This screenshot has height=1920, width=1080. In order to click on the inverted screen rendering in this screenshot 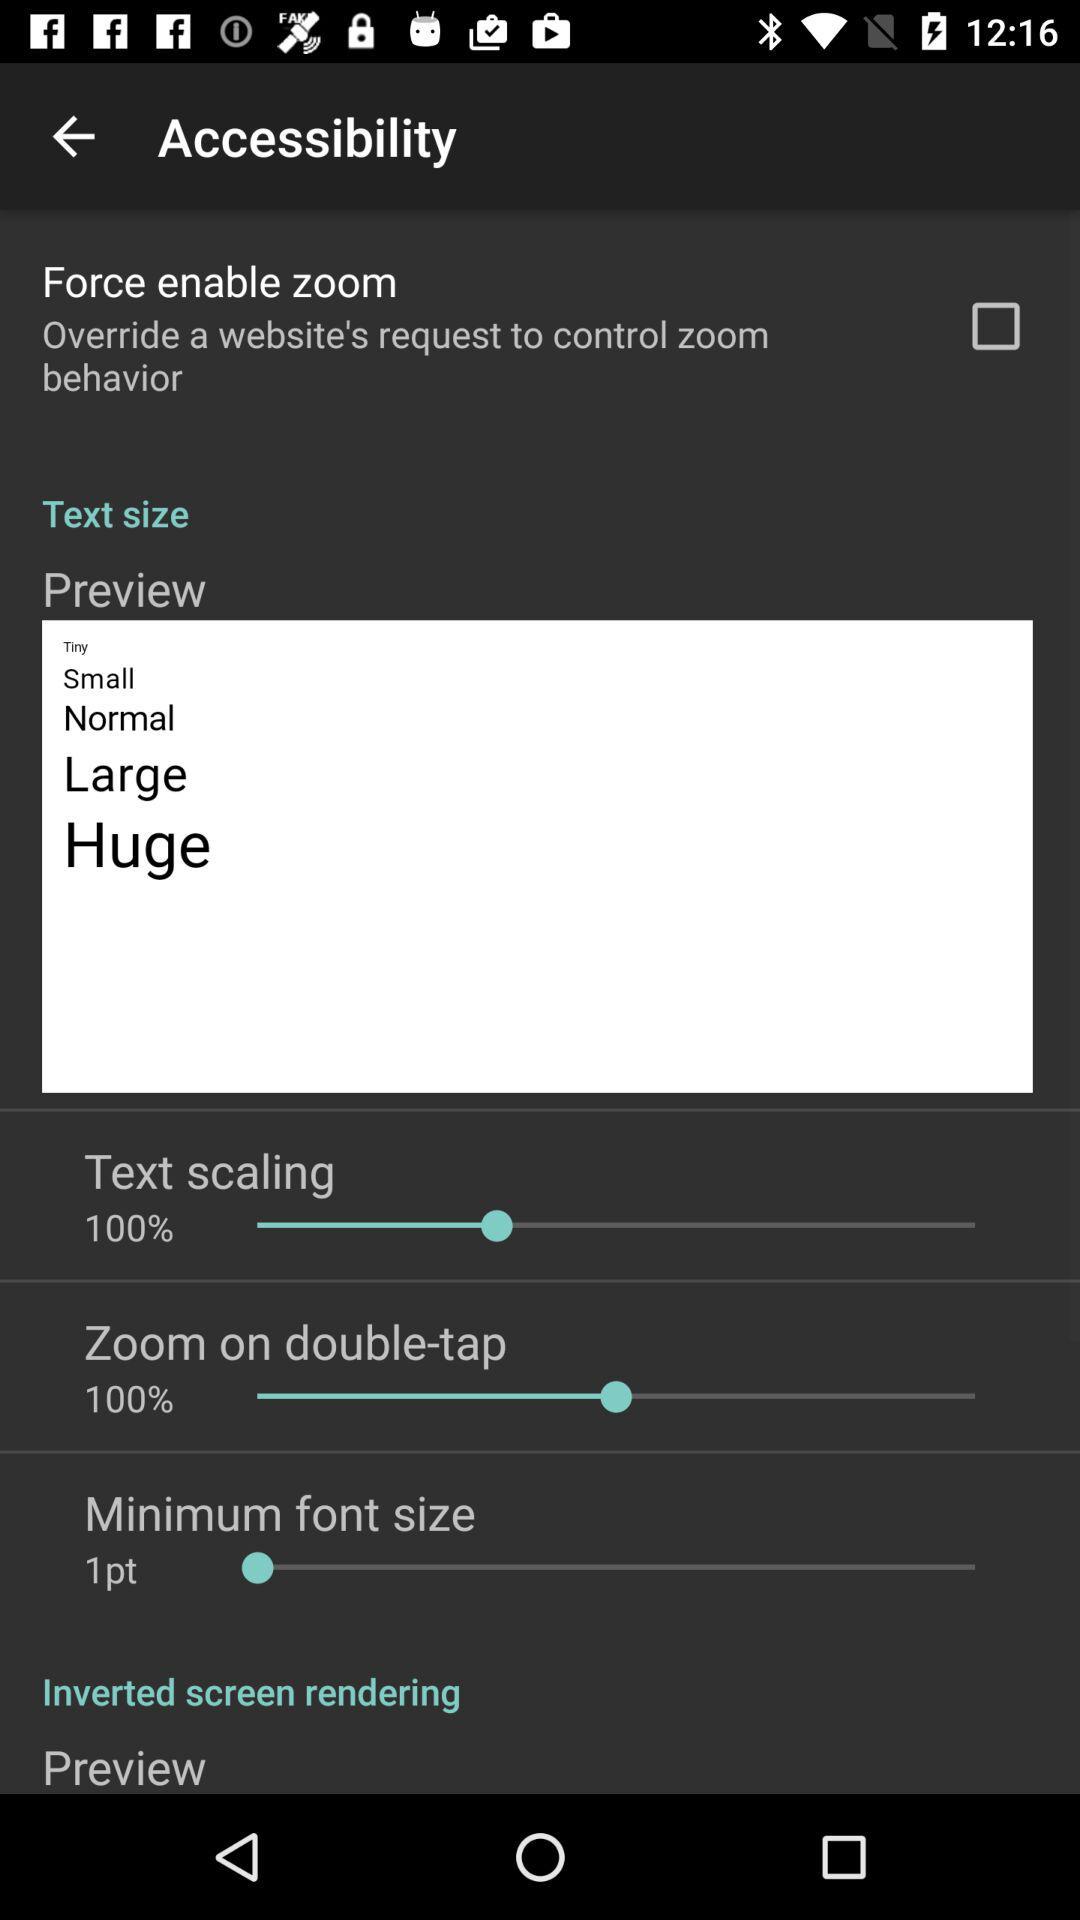, I will do `click(540, 1670)`.